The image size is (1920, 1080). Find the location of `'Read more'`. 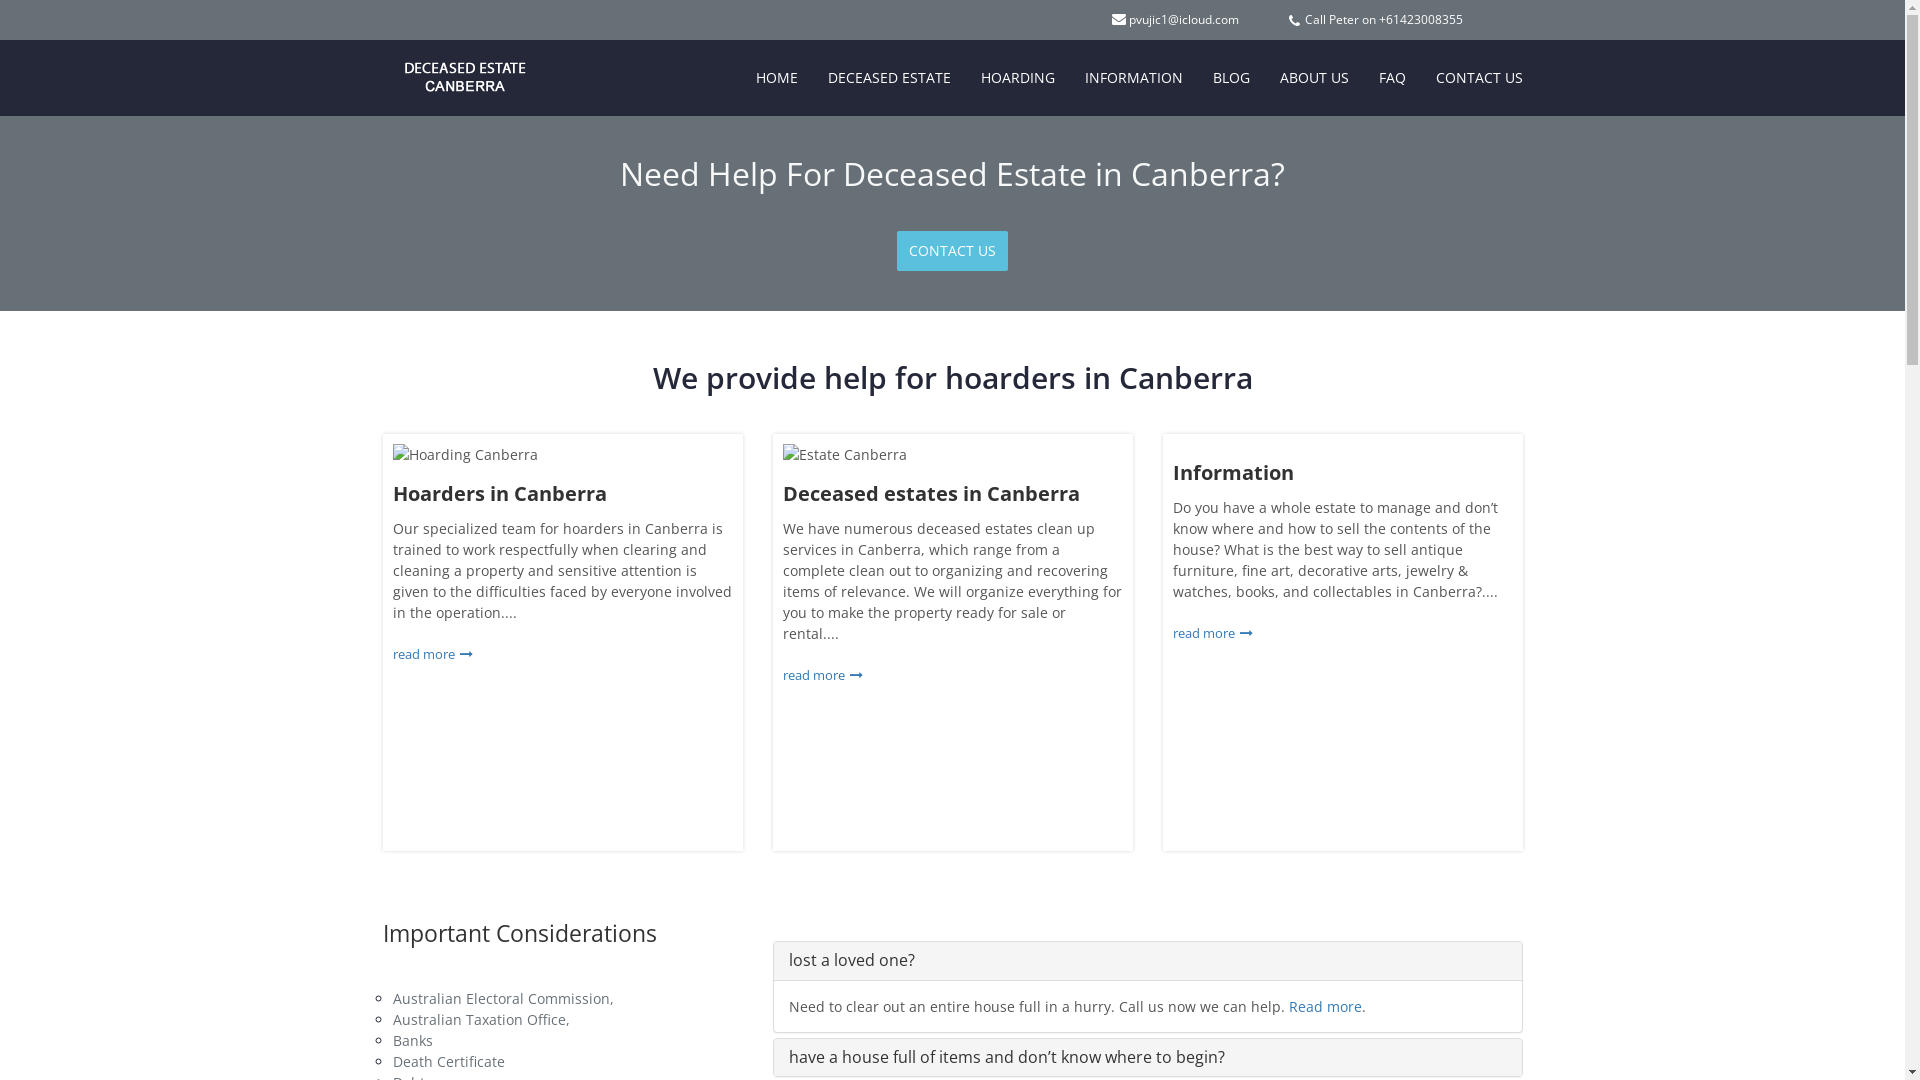

'Read more' is located at coordinates (1324, 1006).